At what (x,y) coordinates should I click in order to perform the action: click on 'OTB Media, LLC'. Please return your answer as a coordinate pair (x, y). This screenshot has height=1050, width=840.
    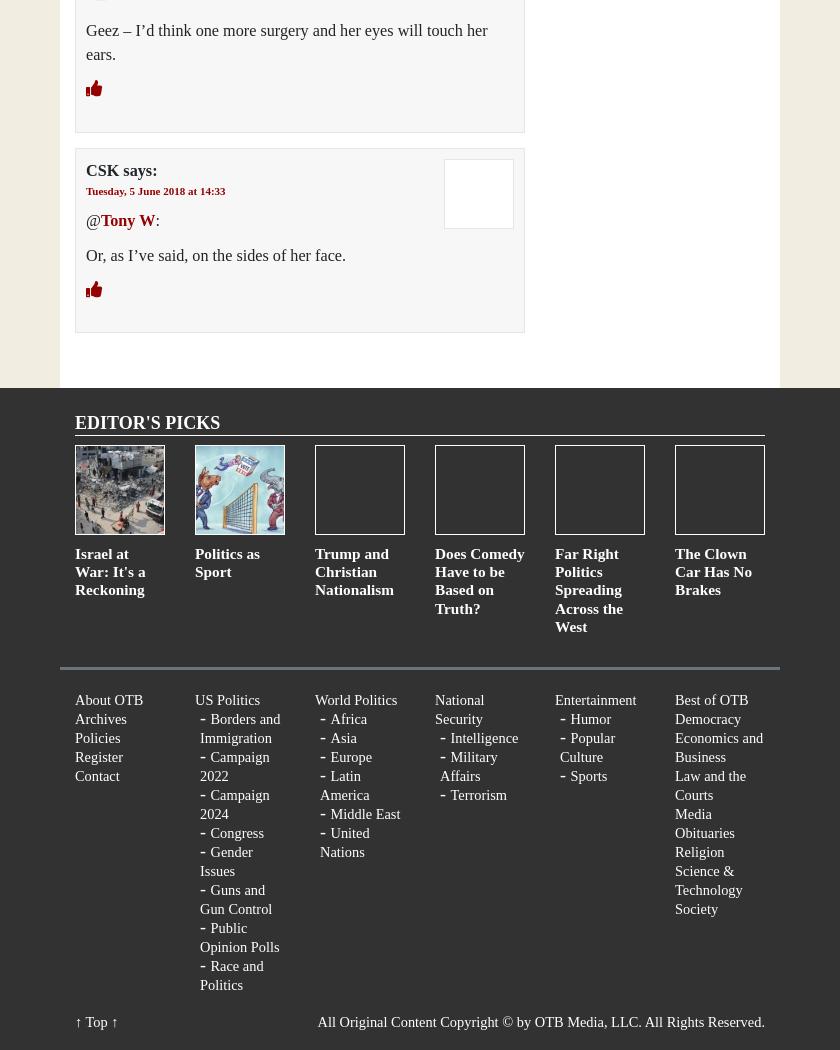
    Looking at the image, I should click on (585, 1020).